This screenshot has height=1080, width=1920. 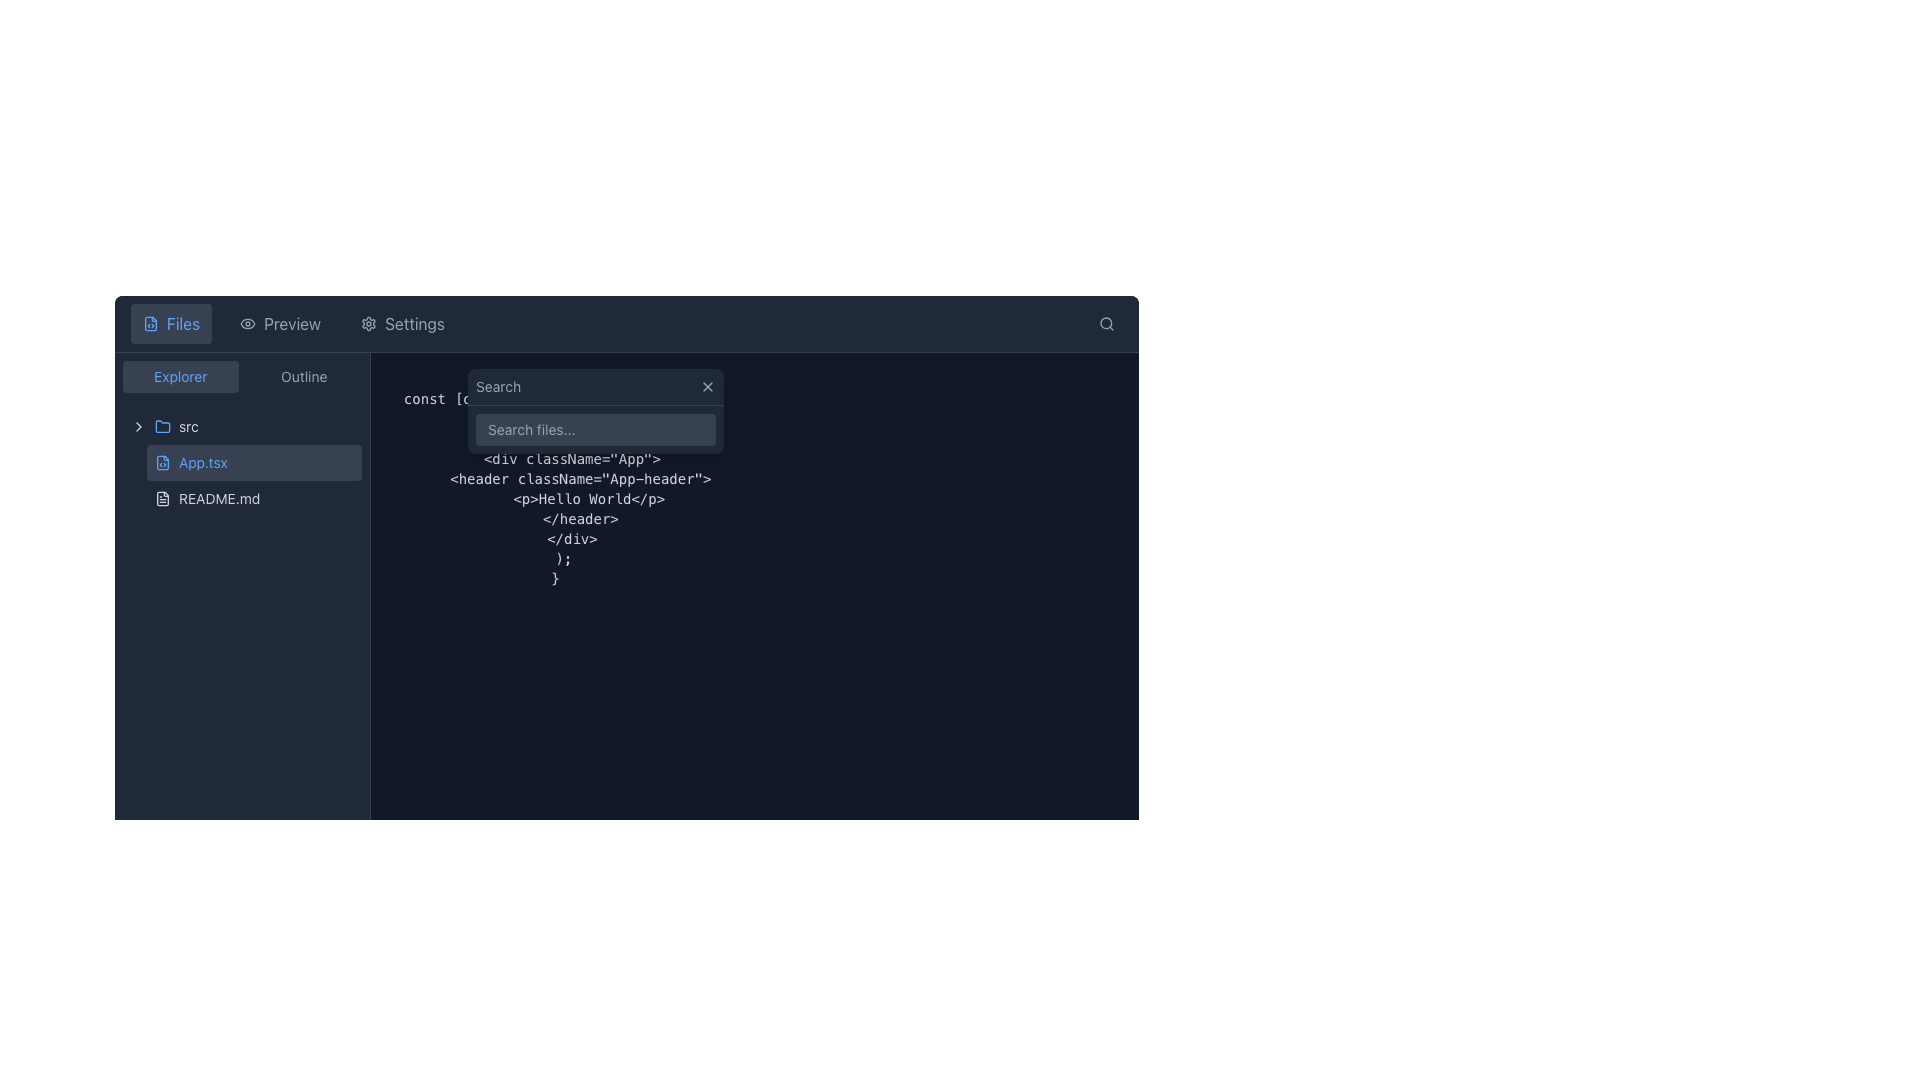 What do you see at coordinates (241, 377) in the screenshot?
I see `the 'Outline' button in the toggle navigation element located in the top left section of the sidebar` at bounding box center [241, 377].